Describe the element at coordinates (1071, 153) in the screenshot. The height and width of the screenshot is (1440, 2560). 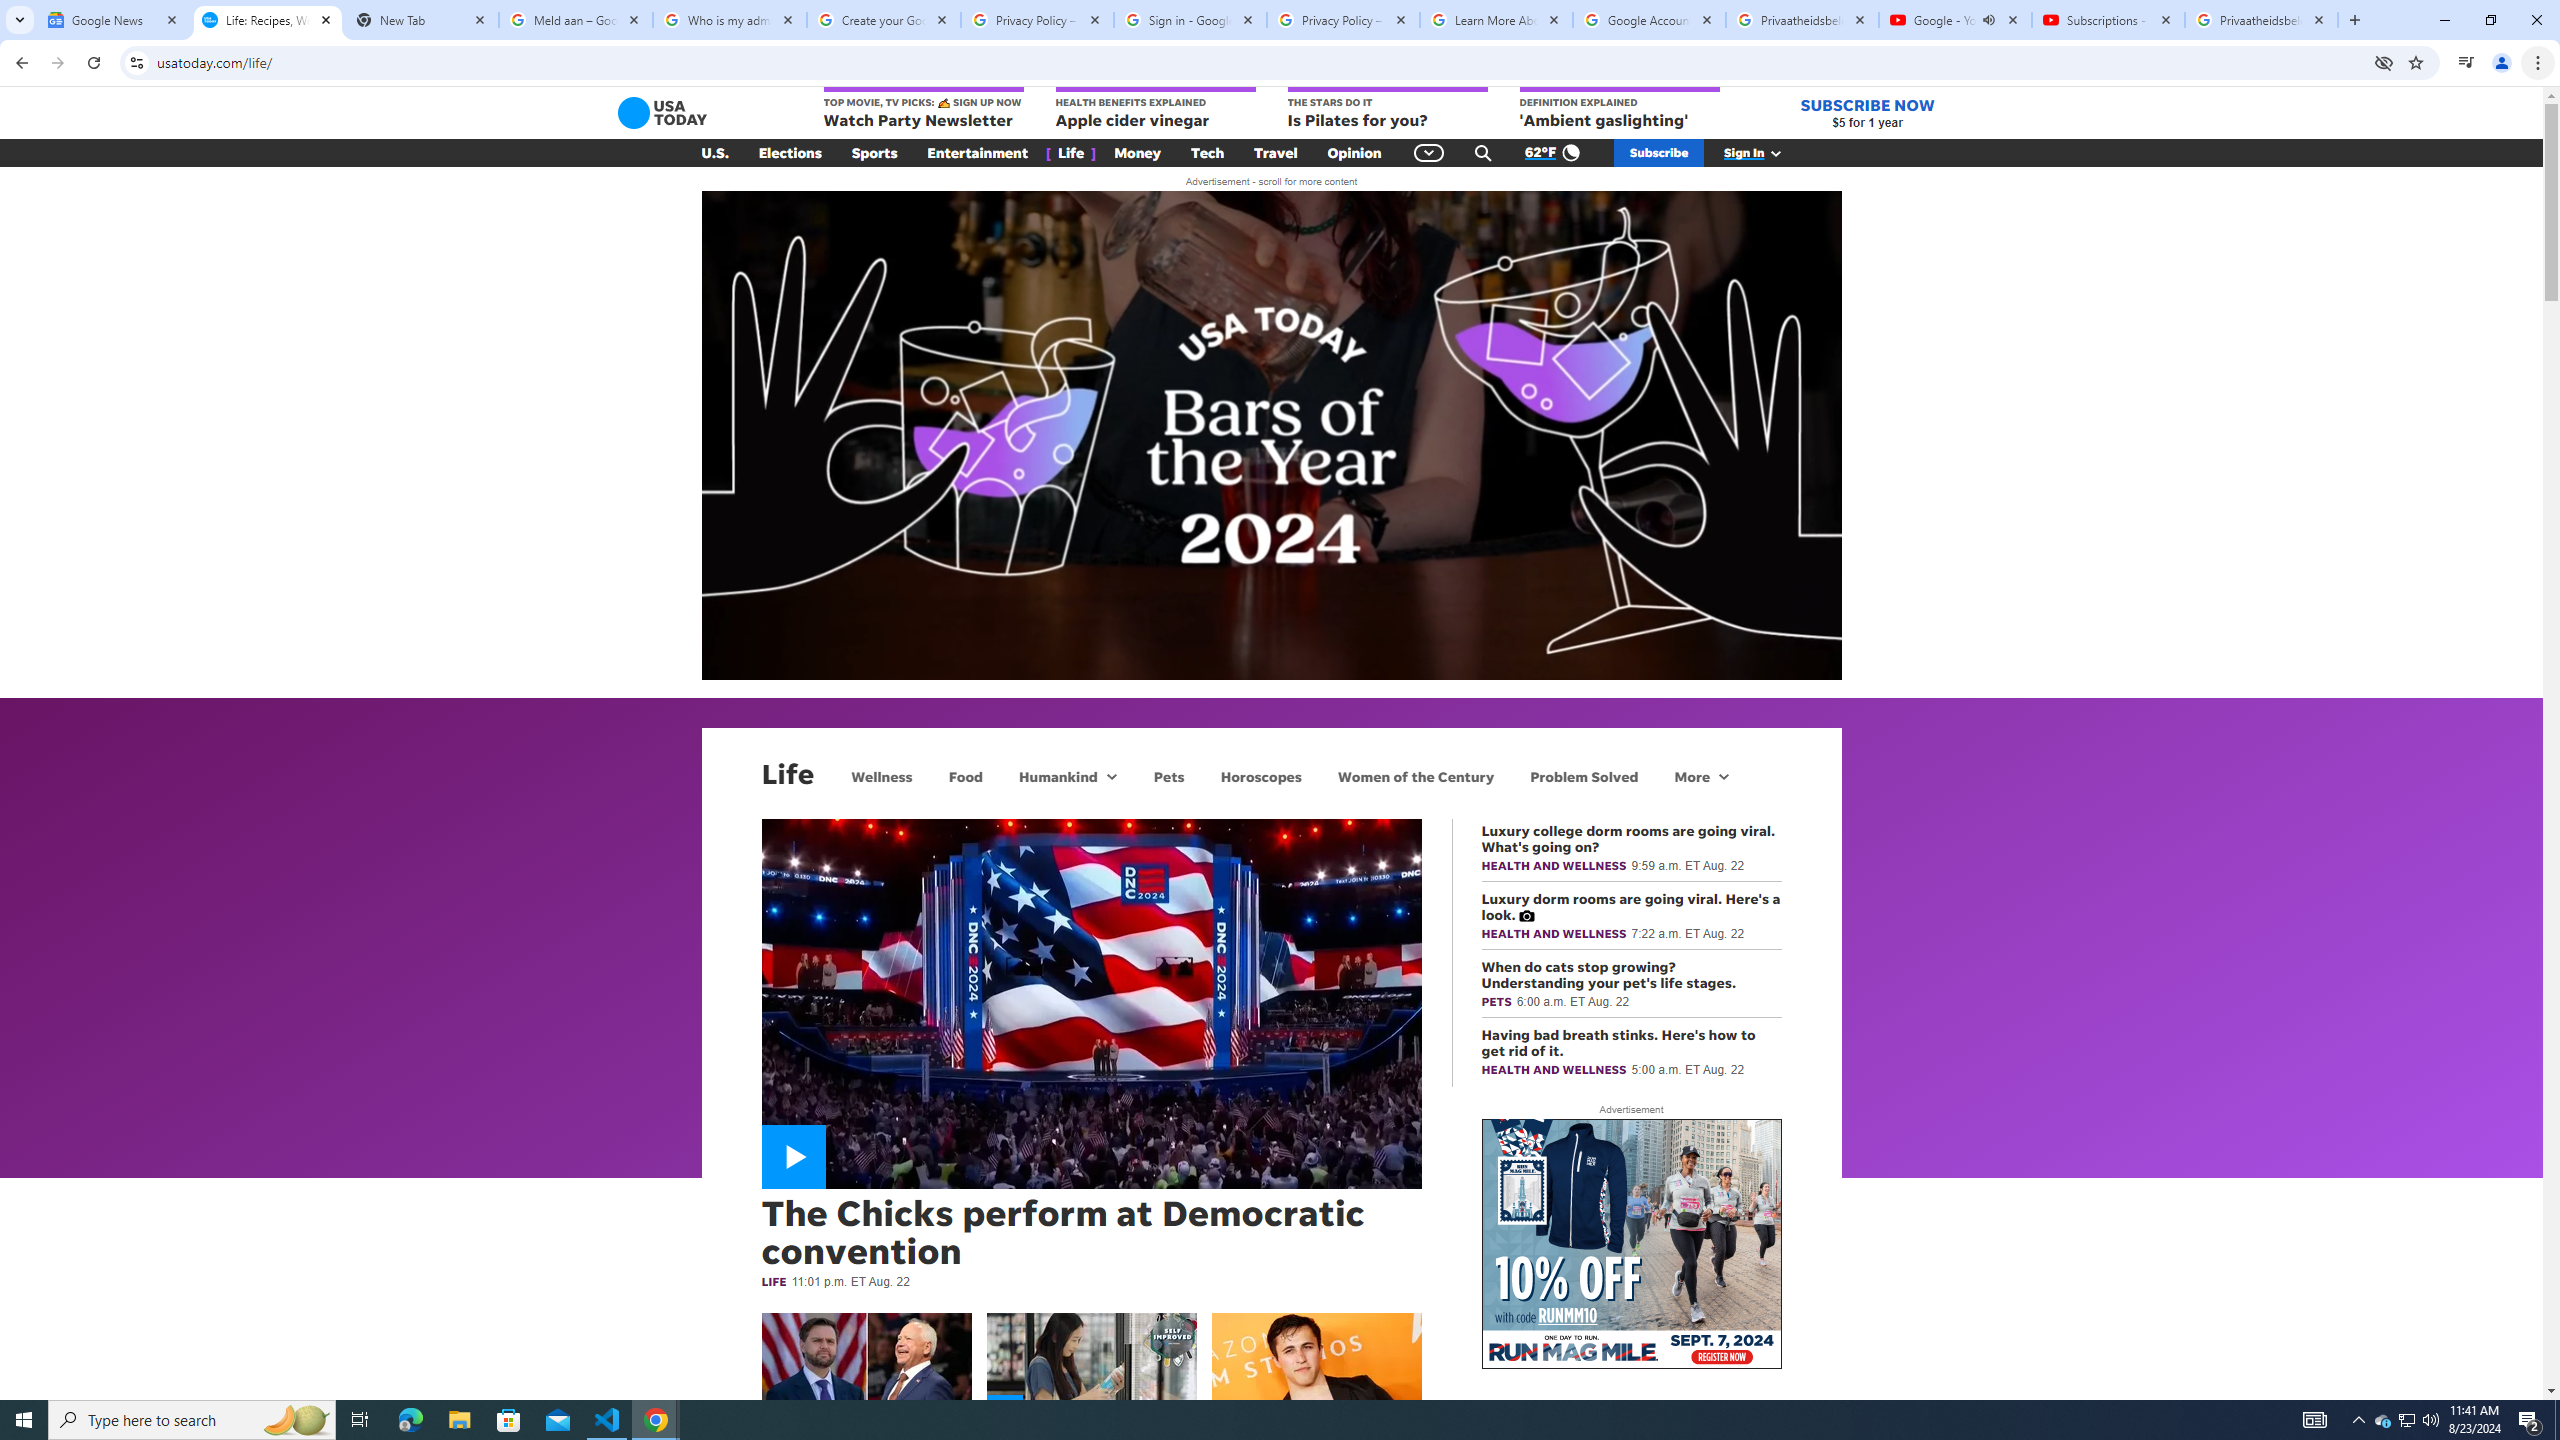
I see `'[ Life ]'` at that location.